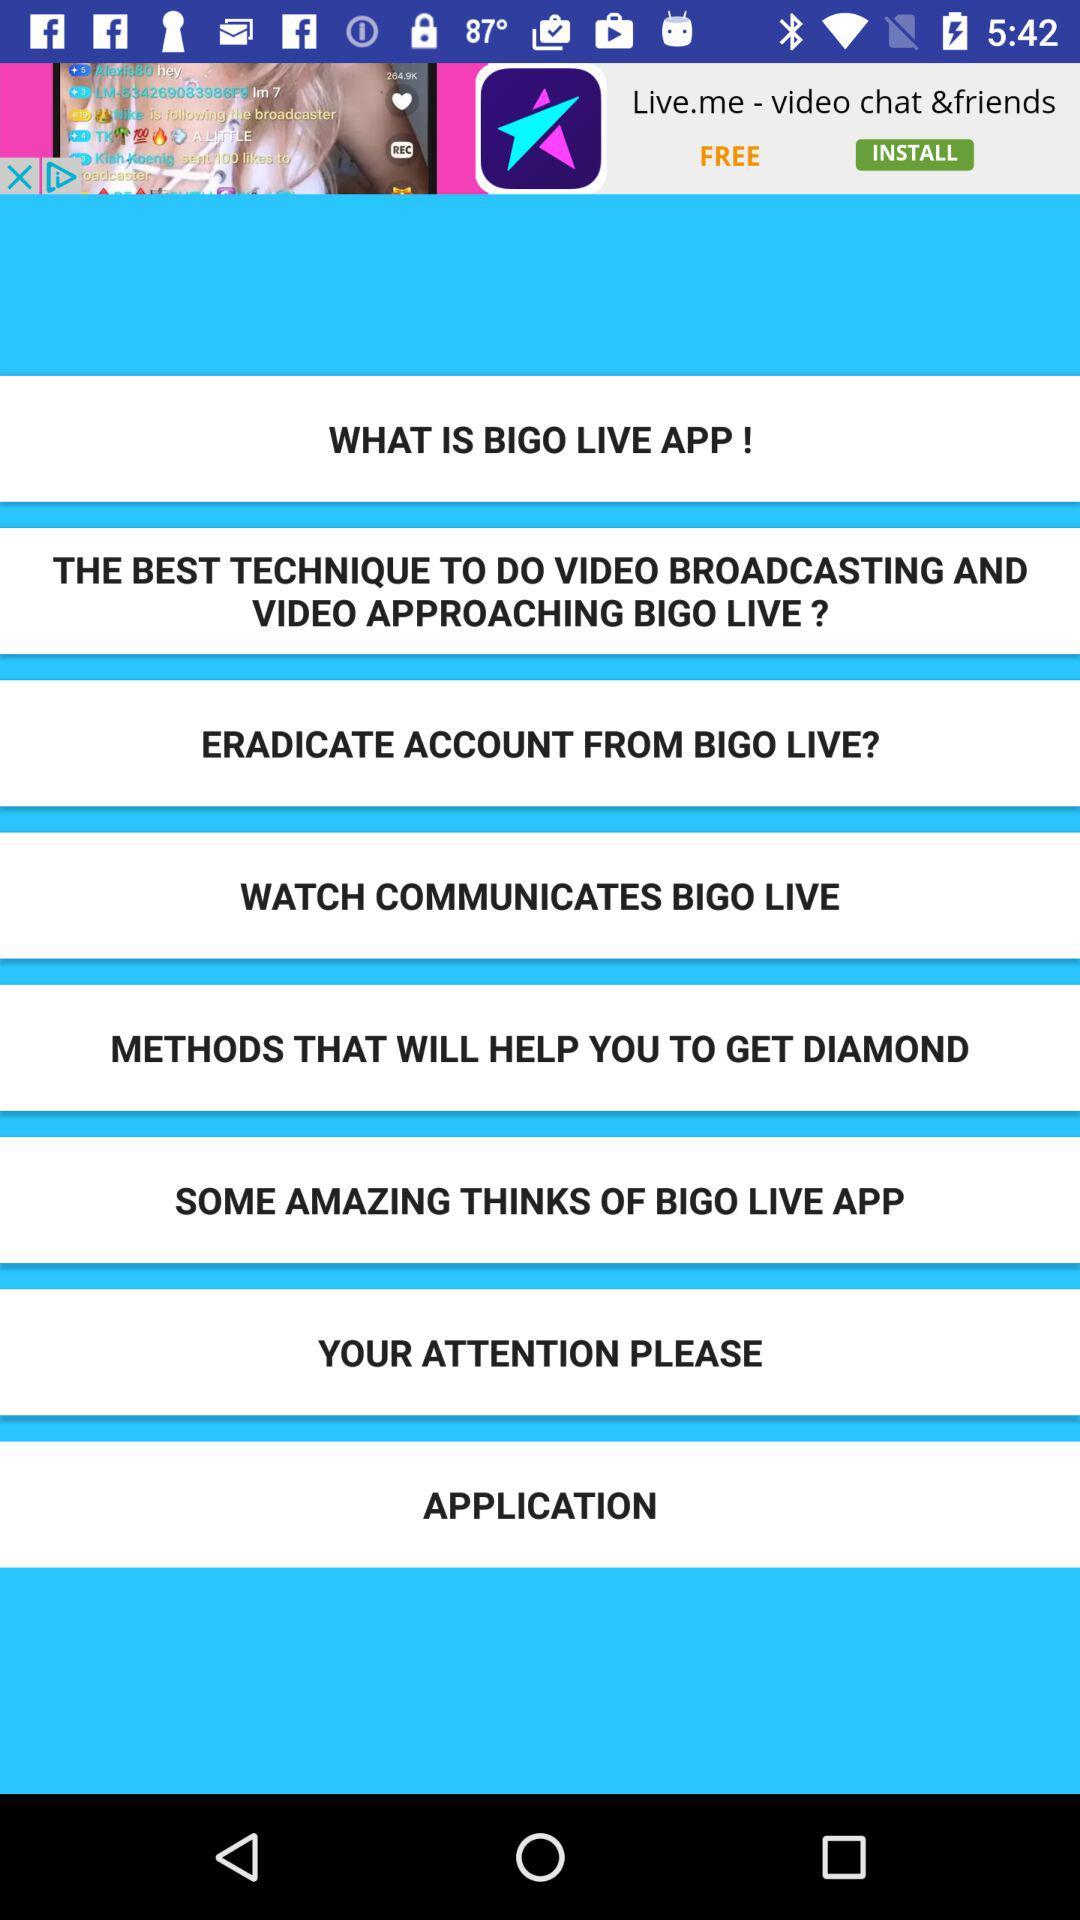 The width and height of the screenshot is (1080, 1920). I want to click on display advertisement, so click(540, 127).